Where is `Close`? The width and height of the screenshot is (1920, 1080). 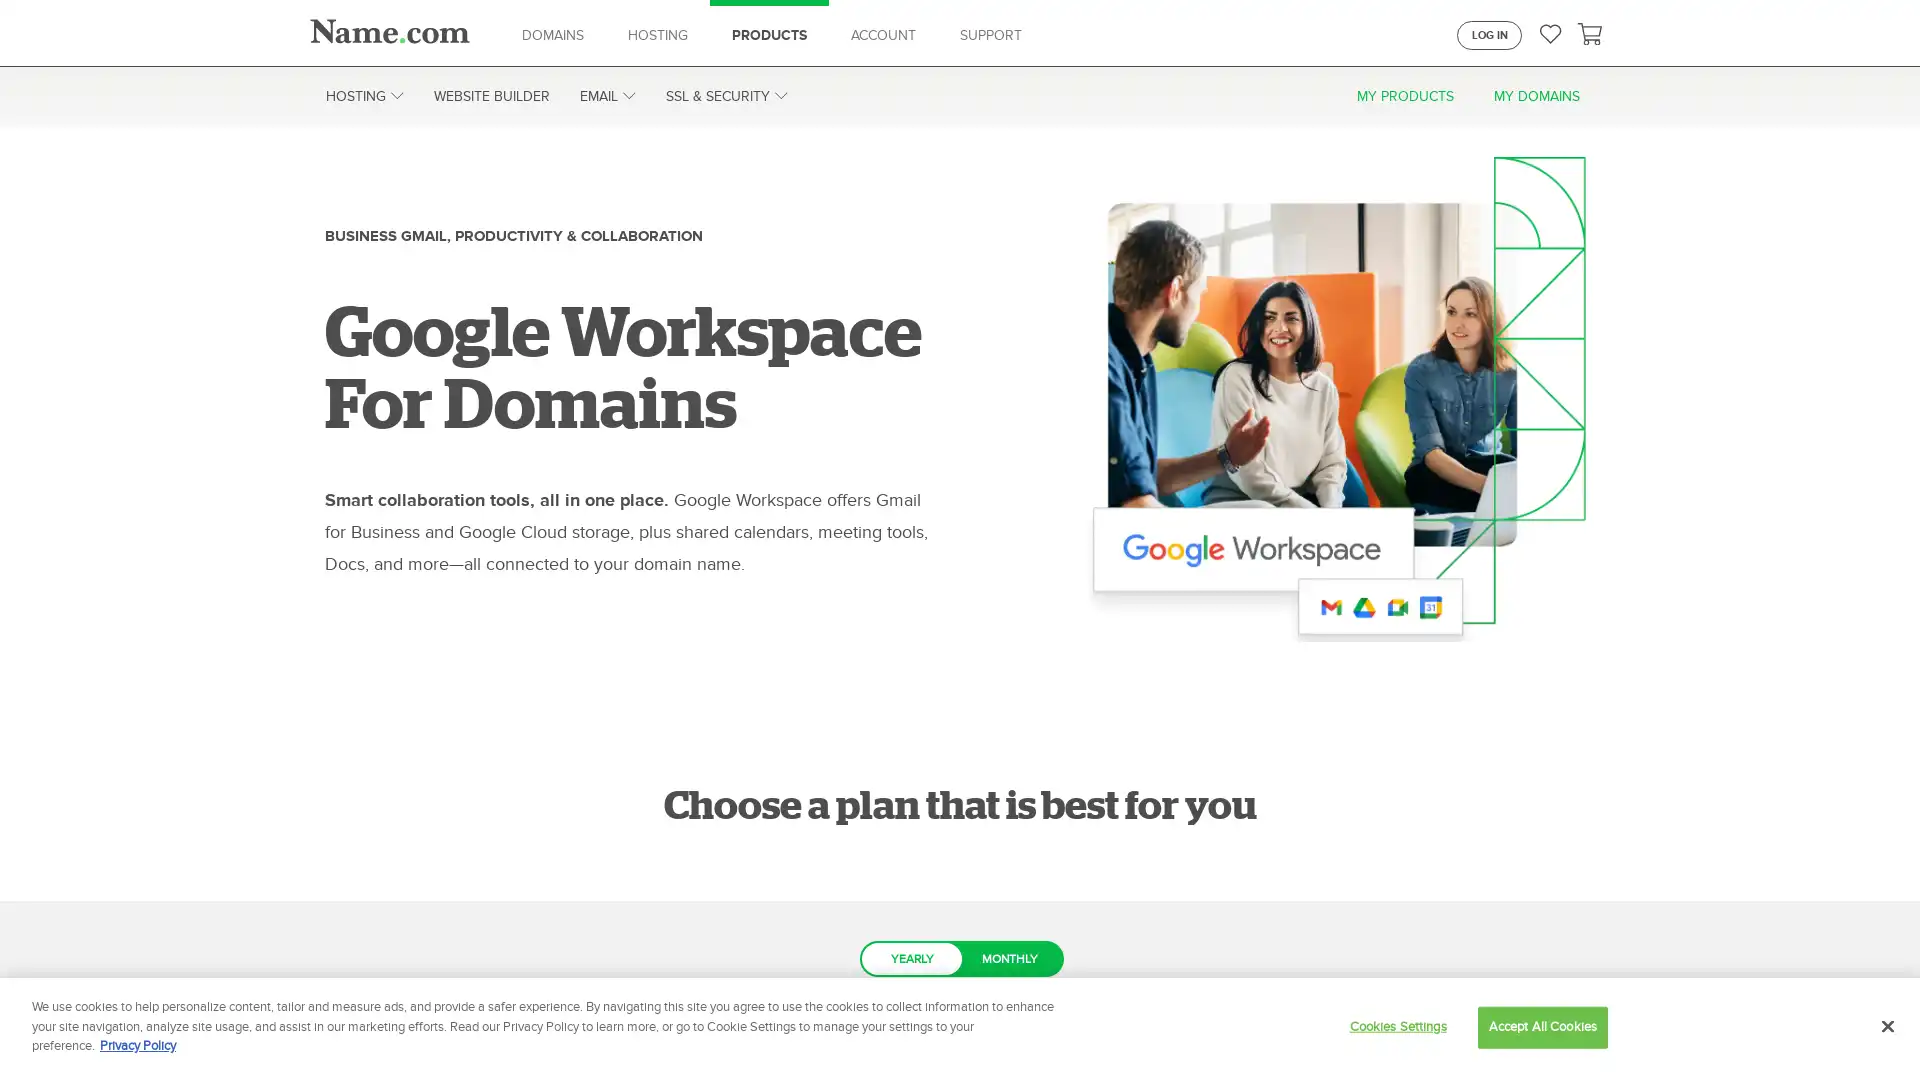
Close is located at coordinates (1886, 1026).